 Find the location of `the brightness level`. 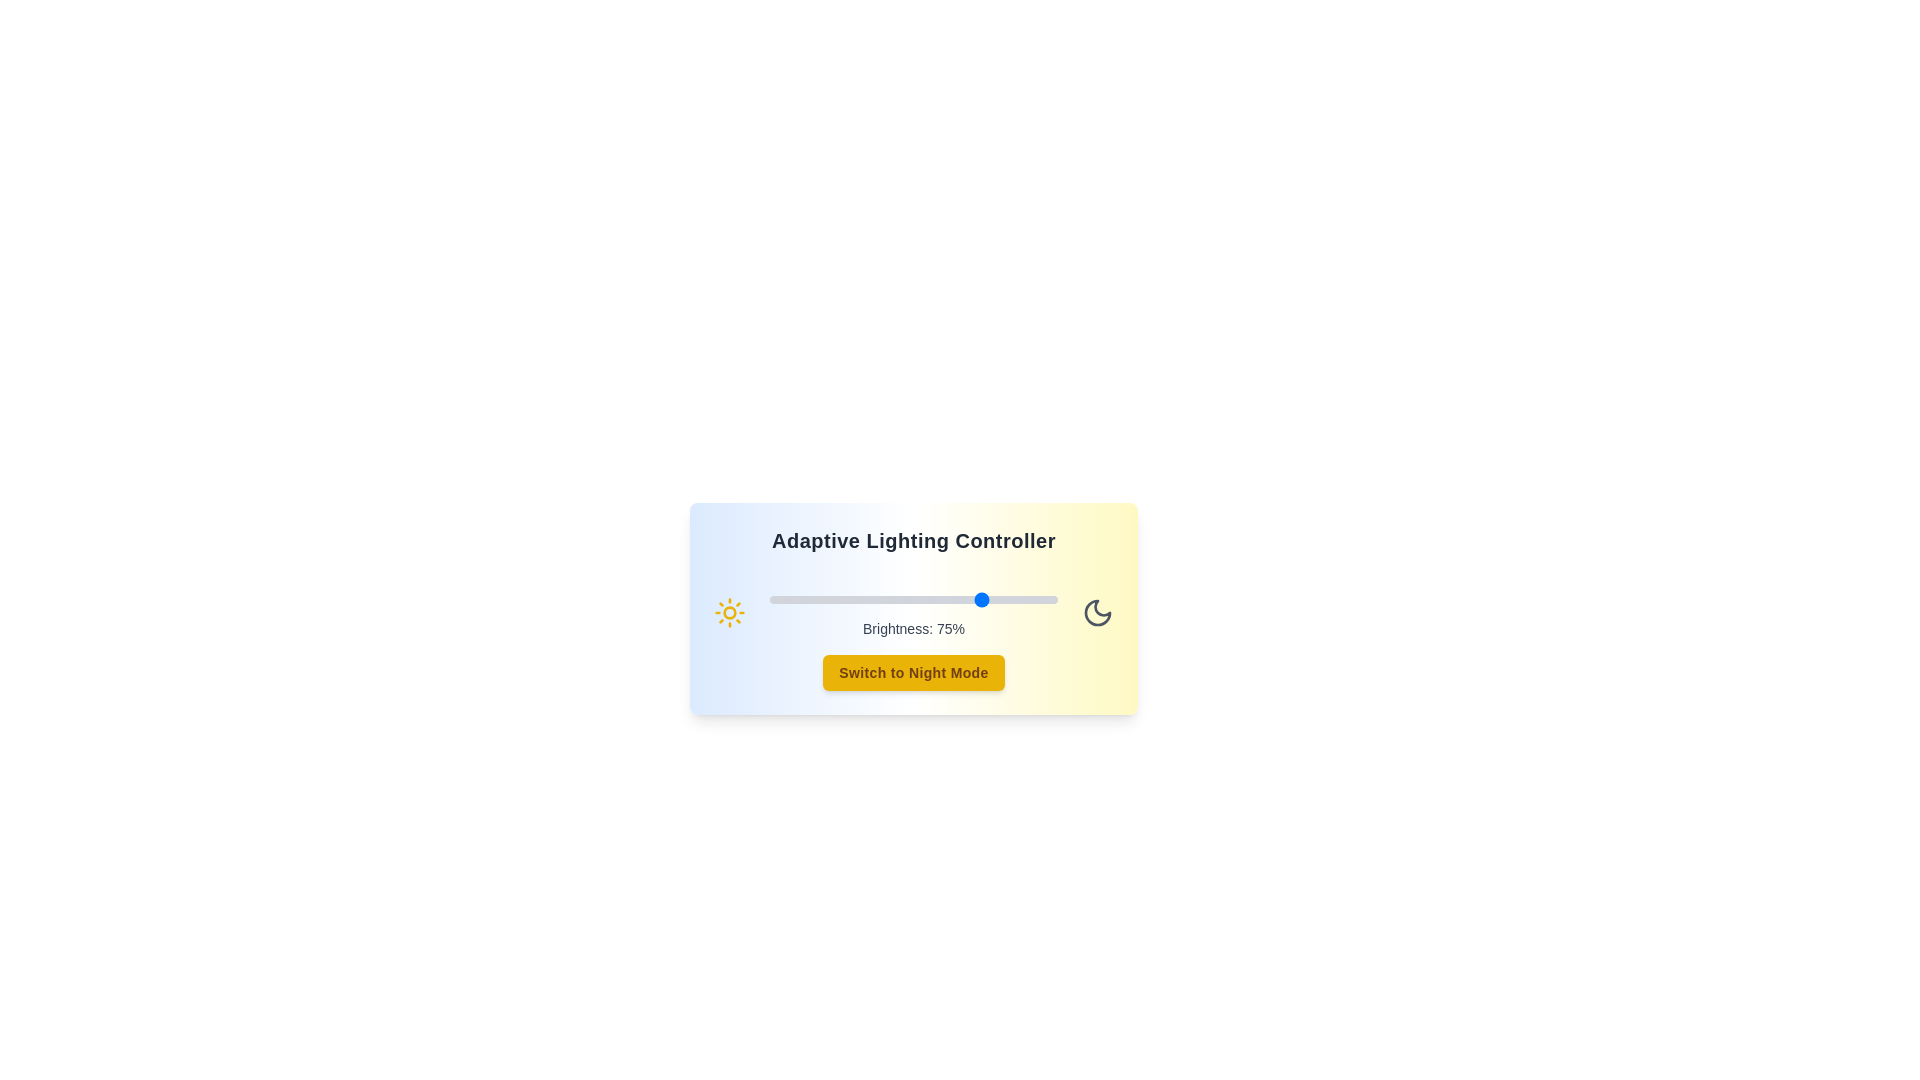

the brightness level is located at coordinates (971, 599).